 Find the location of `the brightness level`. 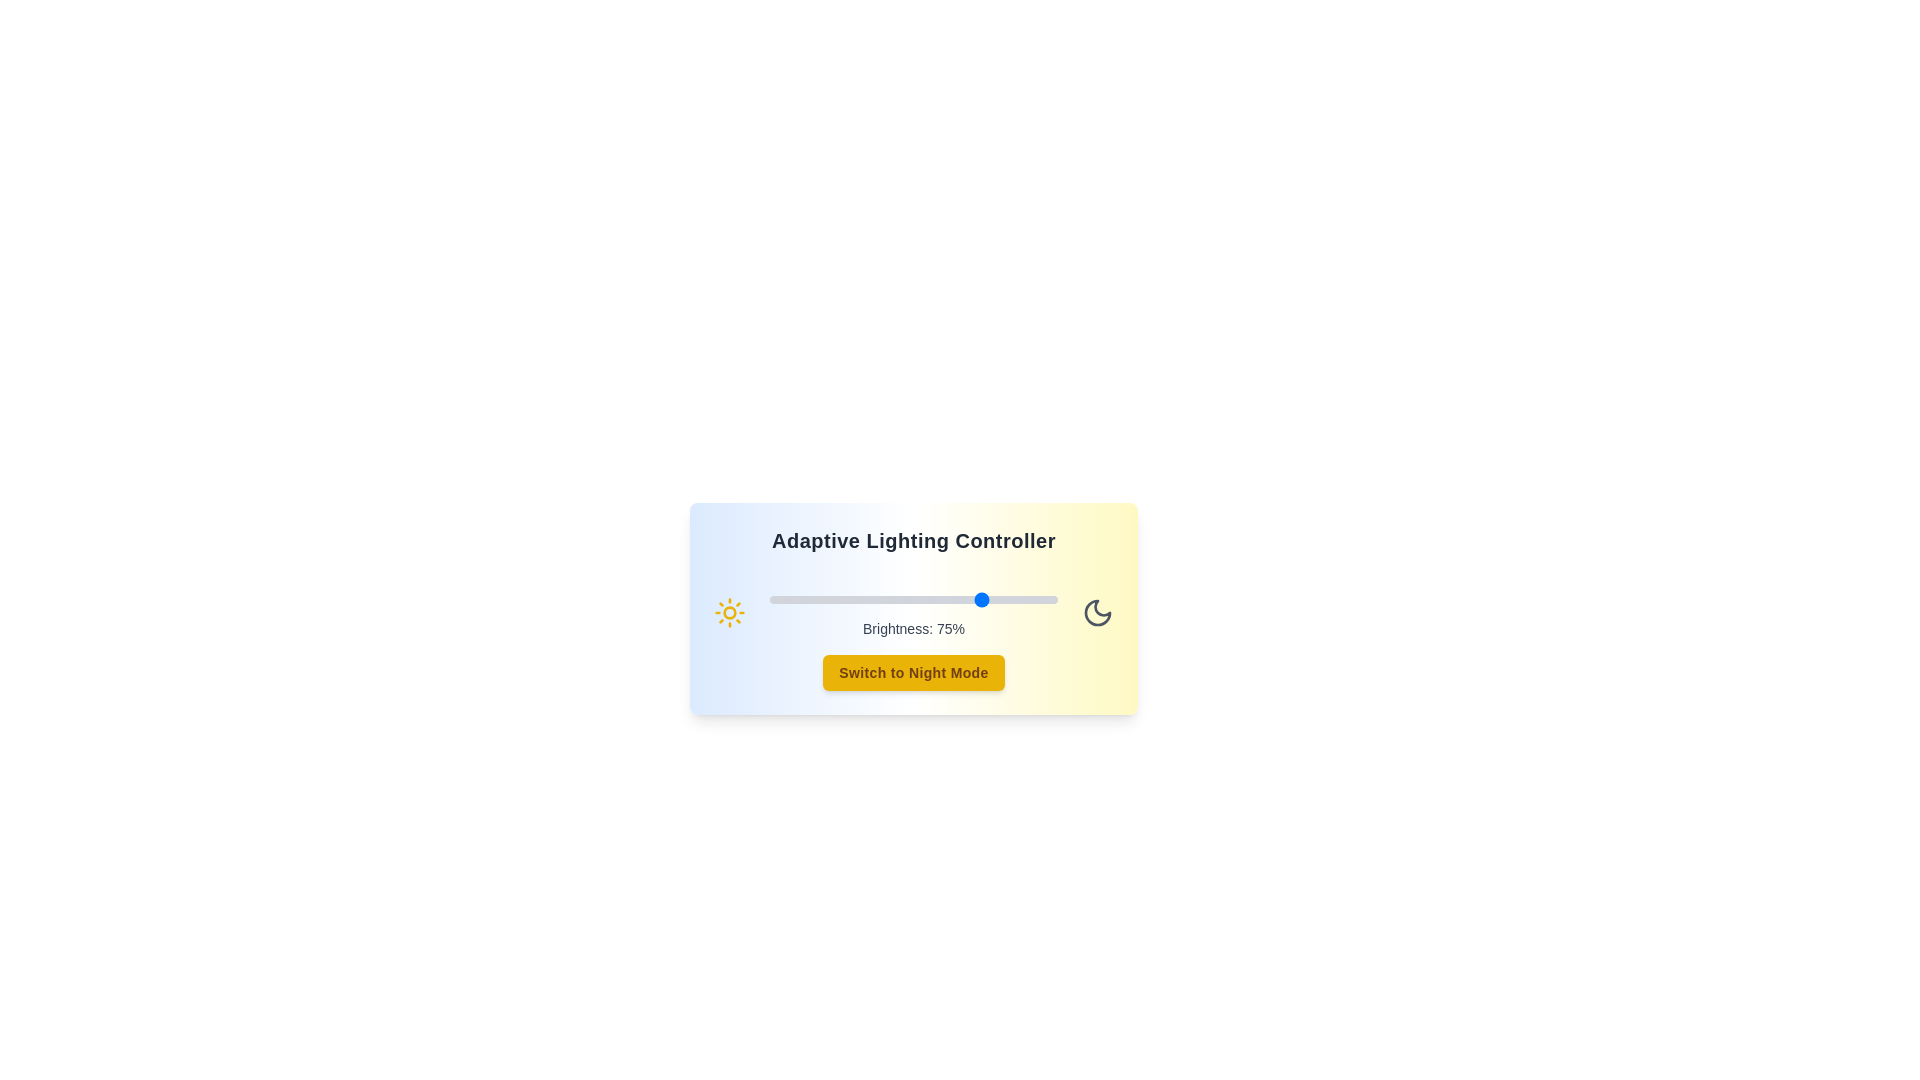

the brightness level is located at coordinates (971, 599).